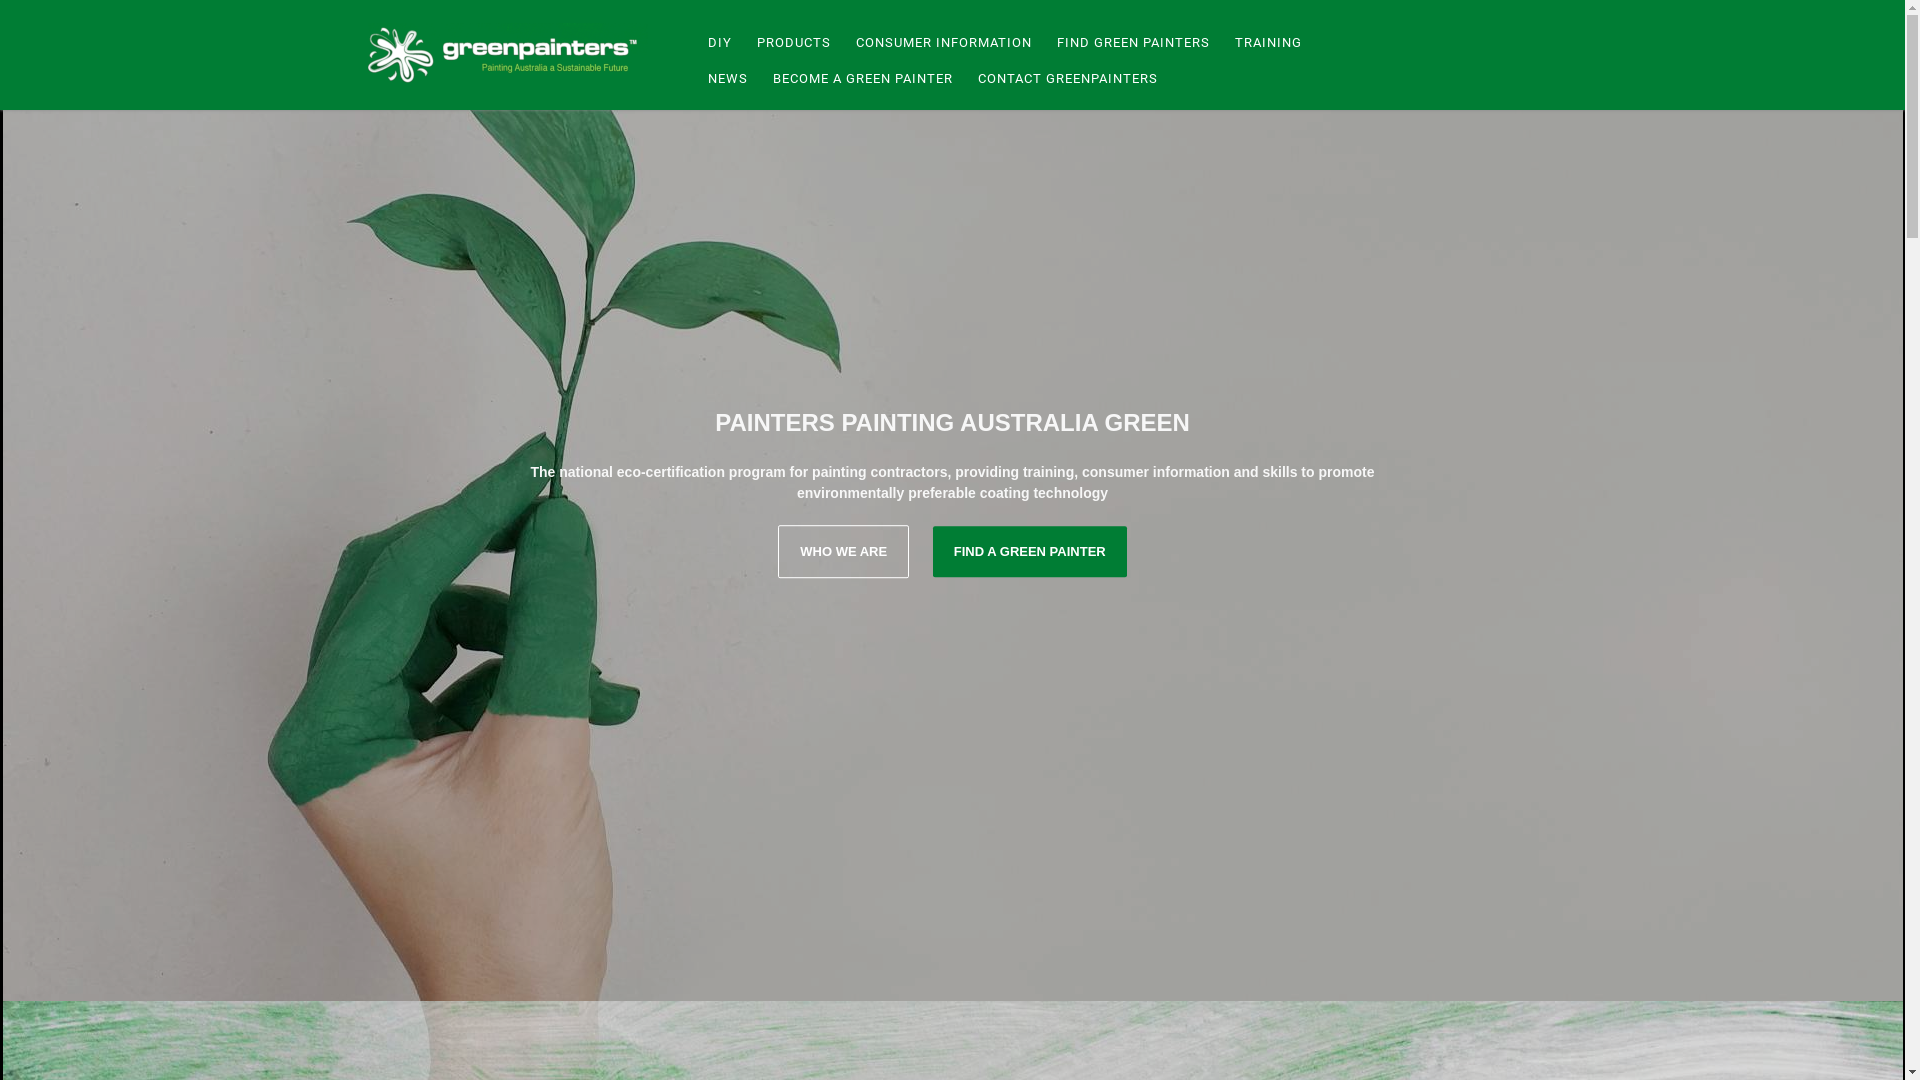 This screenshot has height=1080, width=1920. I want to click on 'CONTACT GREENPAINTERS', so click(961, 77).